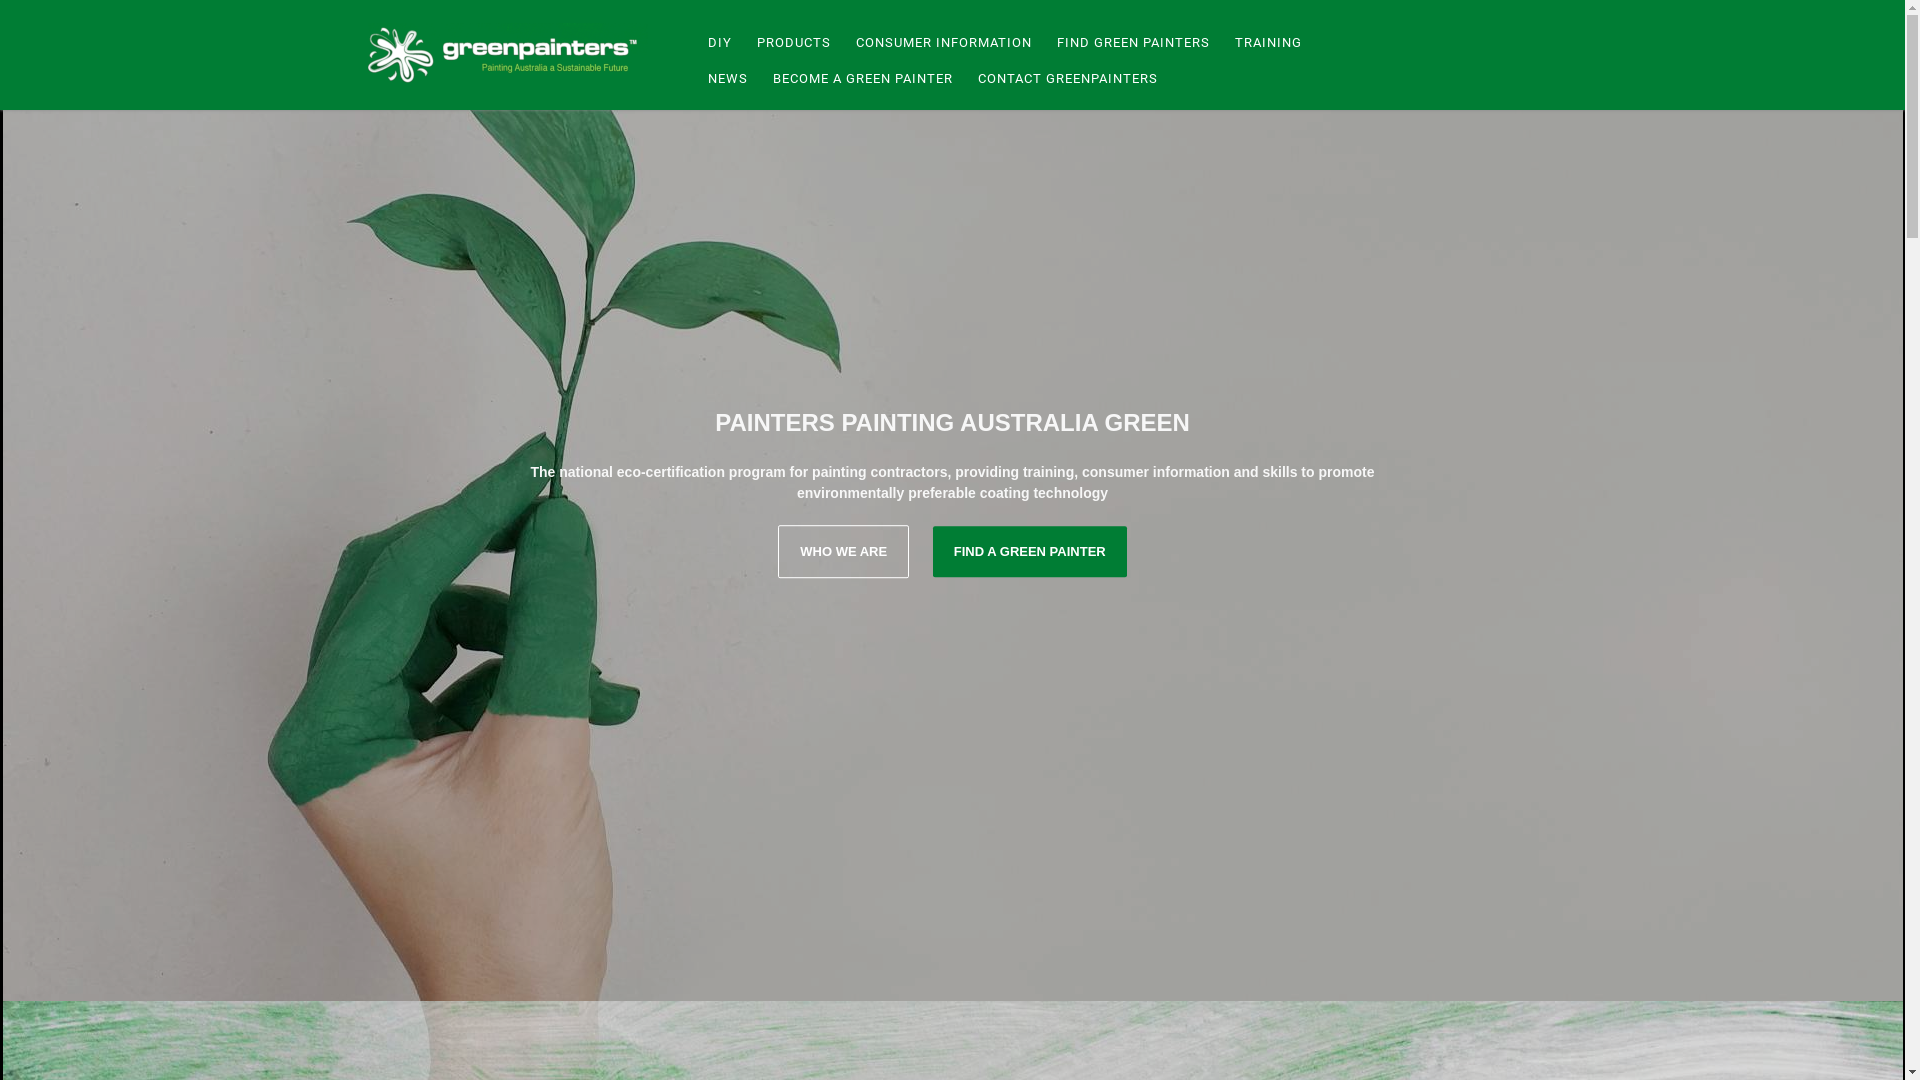 This screenshot has height=1080, width=1920. I want to click on 'CONTACT GREENPAINTERS', so click(961, 77).